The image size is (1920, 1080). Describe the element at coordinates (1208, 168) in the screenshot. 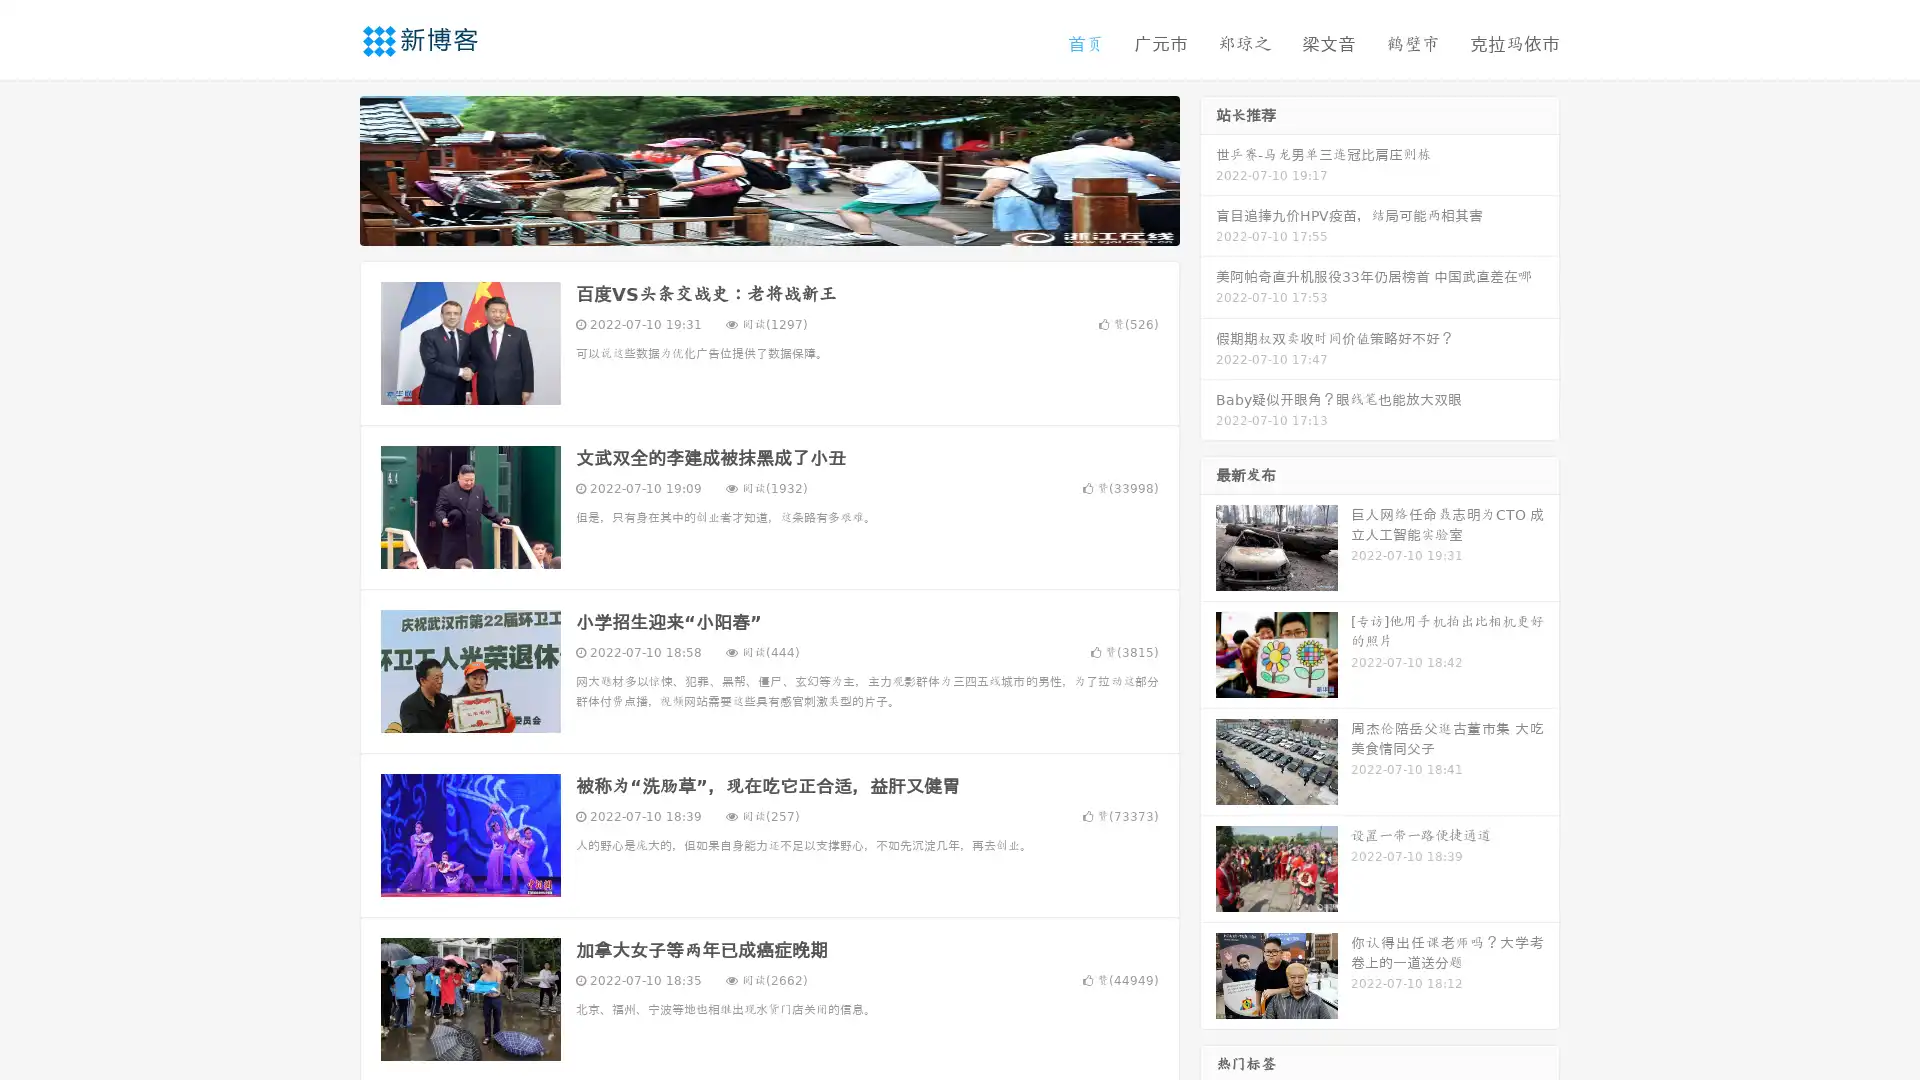

I see `Next slide` at that location.